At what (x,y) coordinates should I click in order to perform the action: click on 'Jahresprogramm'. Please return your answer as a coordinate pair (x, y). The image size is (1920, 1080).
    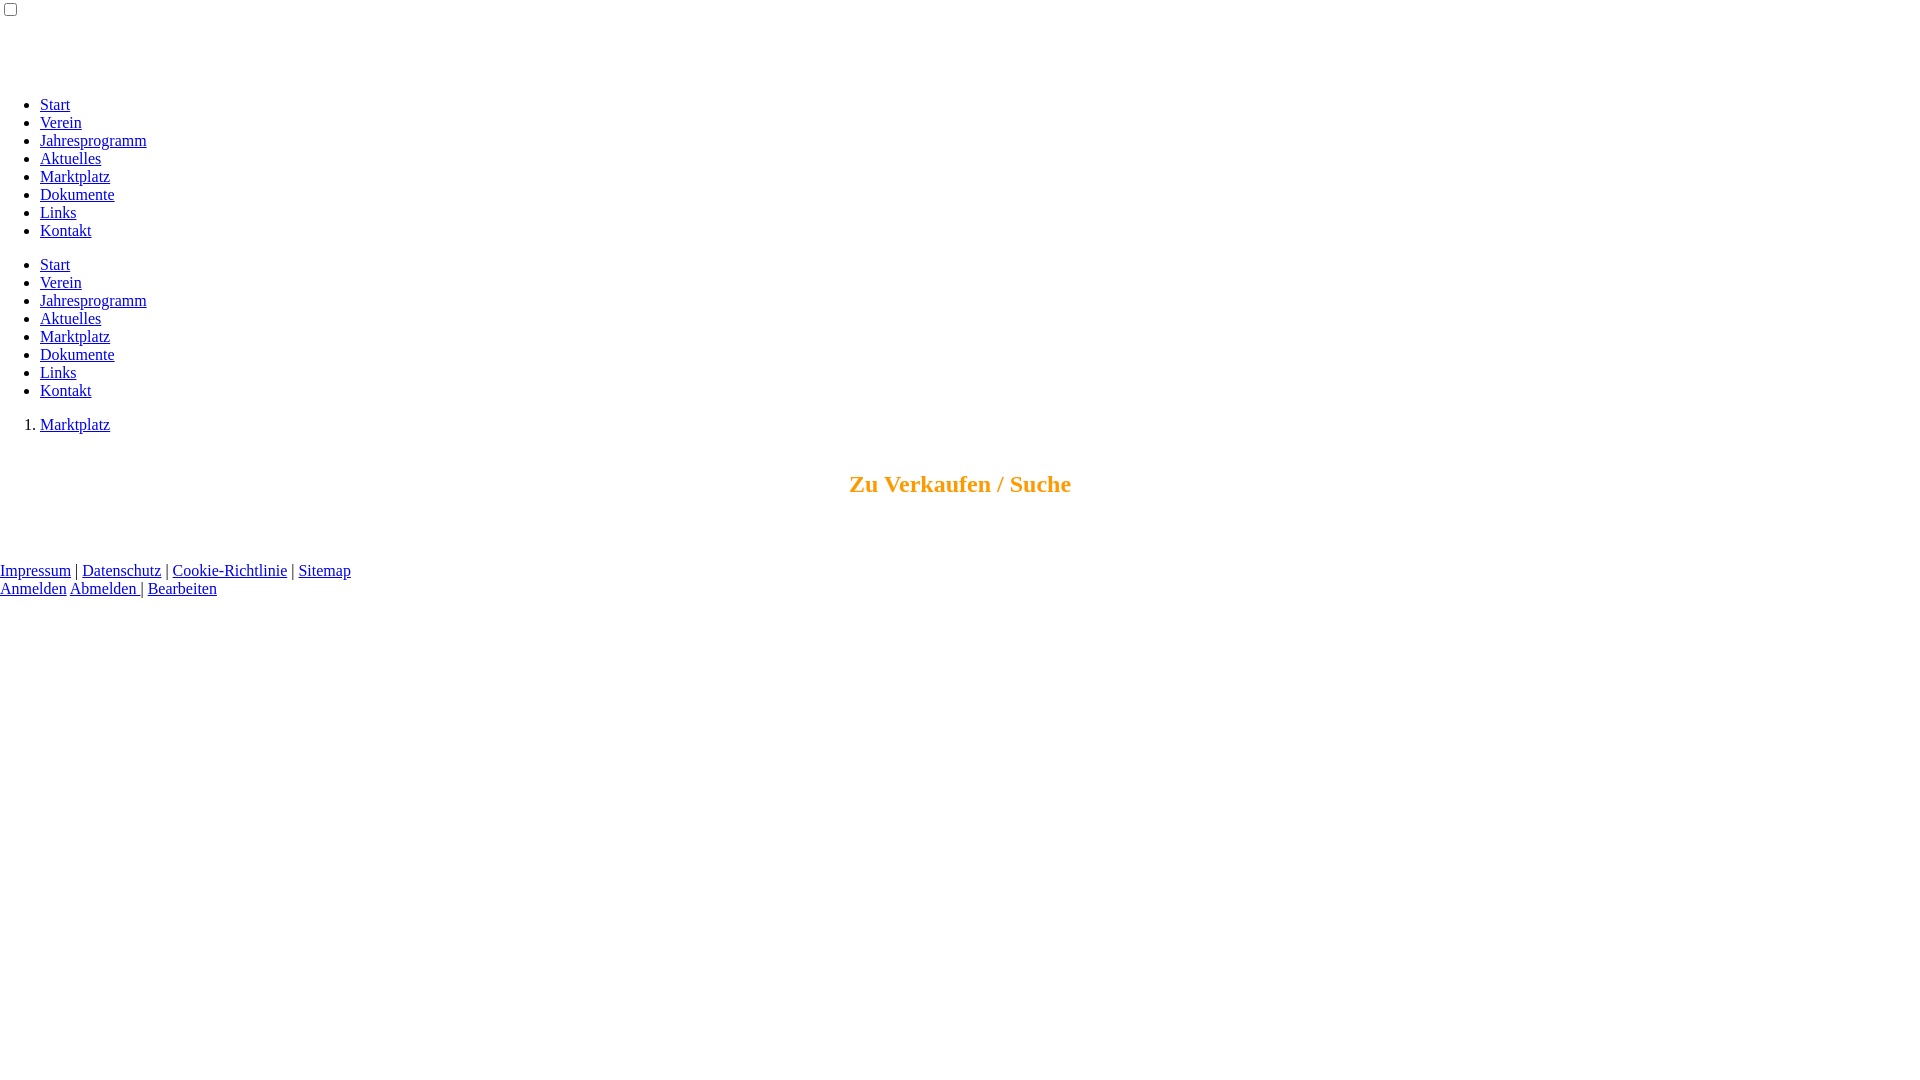
    Looking at the image, I should click on (92, 139).